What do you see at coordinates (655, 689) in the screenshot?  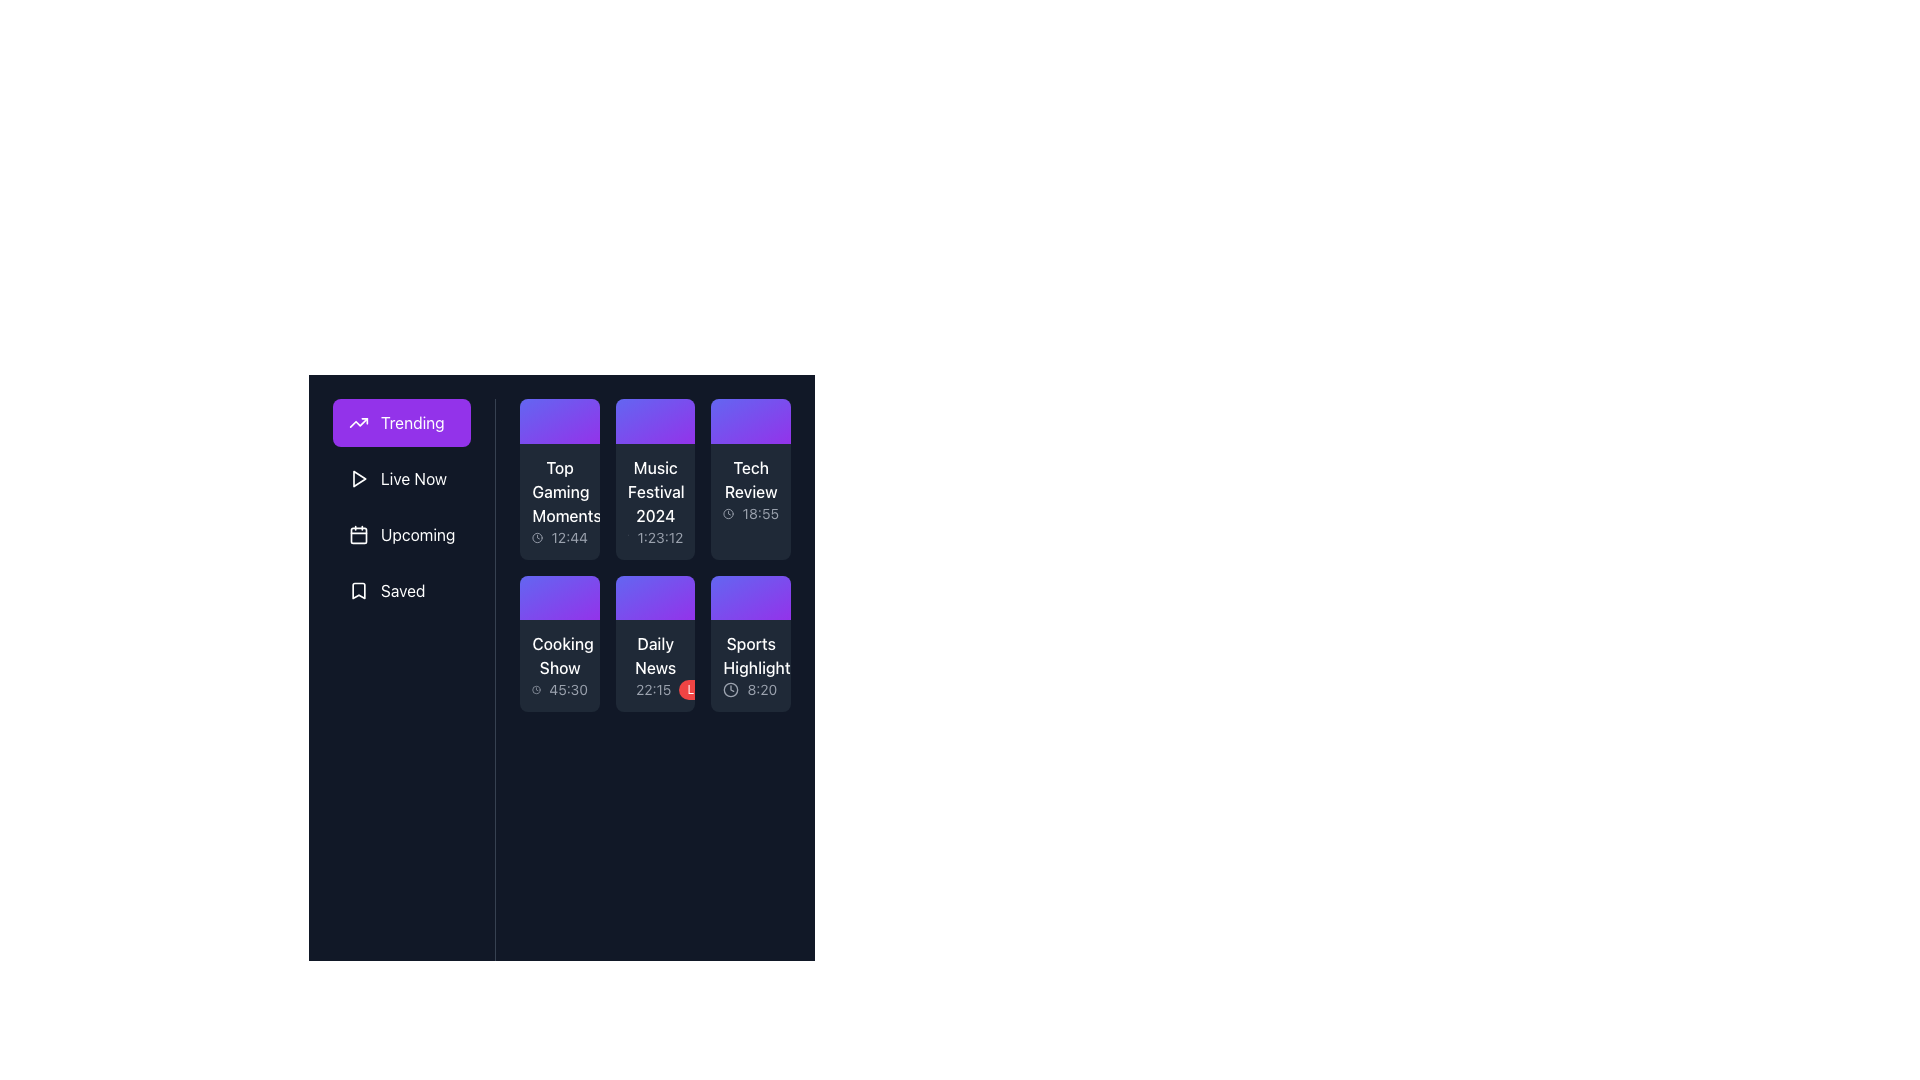 I see `the informational label displaying '22:15 LIVE' with a clock icon and a red 'LIVE' badge located at the bottom-left corner of the 'Daily News' card` at bounding box center [655, 689].